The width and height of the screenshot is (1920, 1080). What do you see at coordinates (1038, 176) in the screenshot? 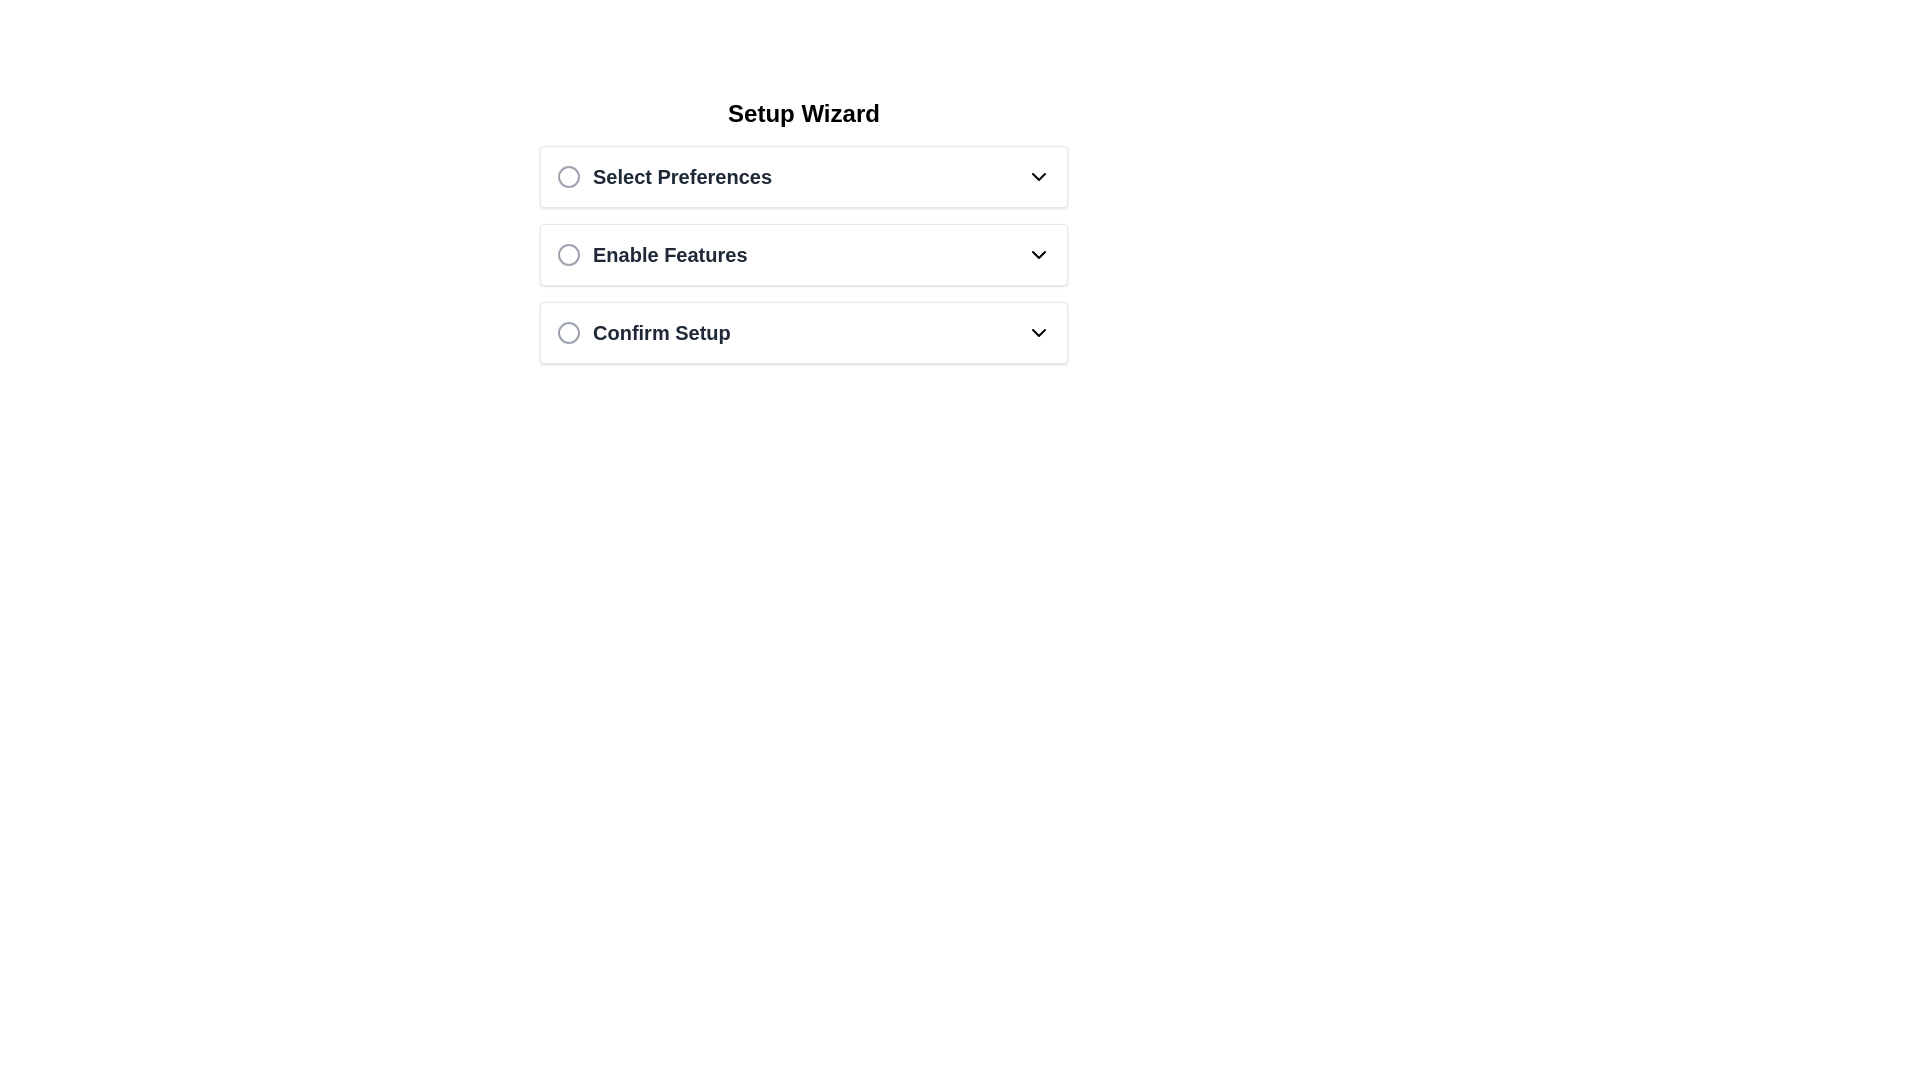
I see `the Chevron icon located to the right of the 'Select Preferences' text` at bounding box center [1038, 176].